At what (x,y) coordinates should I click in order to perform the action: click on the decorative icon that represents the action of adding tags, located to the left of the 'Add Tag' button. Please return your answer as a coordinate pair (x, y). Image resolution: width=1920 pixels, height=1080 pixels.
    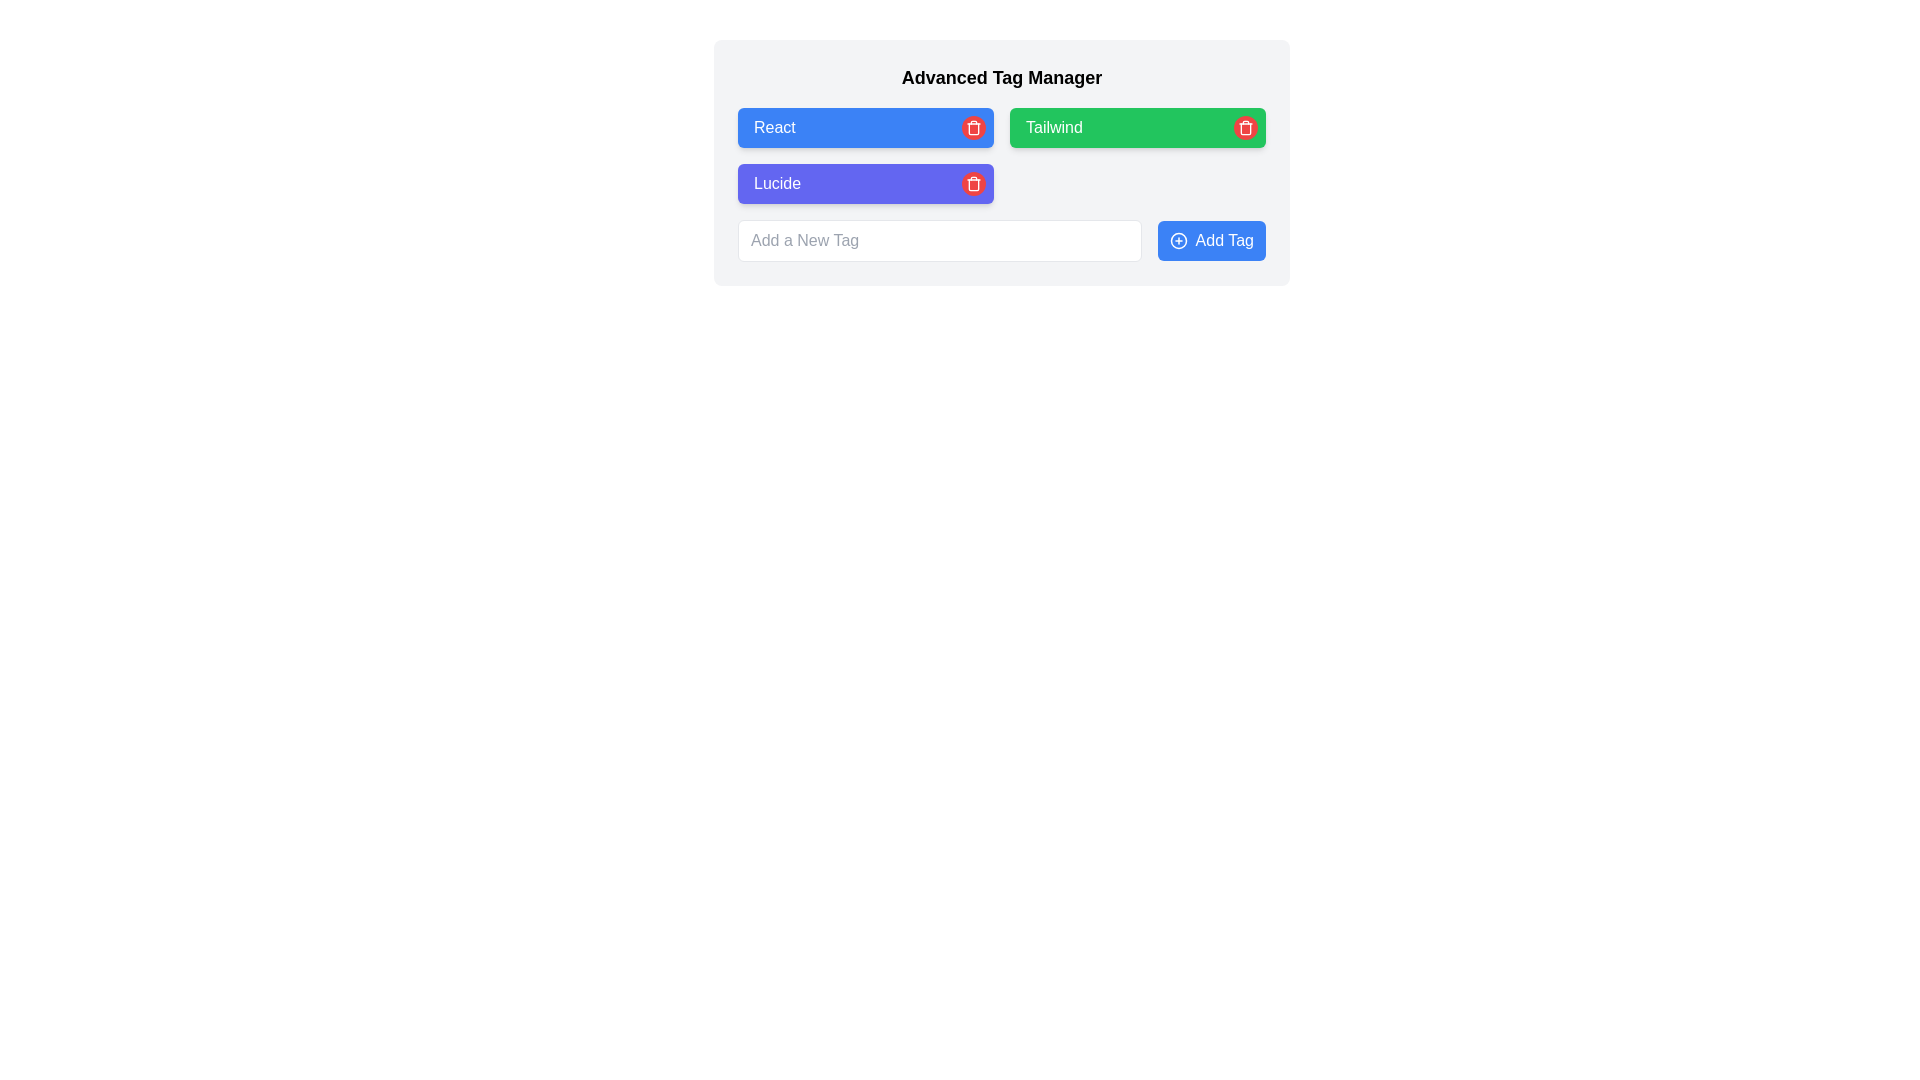
    Looking at the image, I should click on (1178, 239).